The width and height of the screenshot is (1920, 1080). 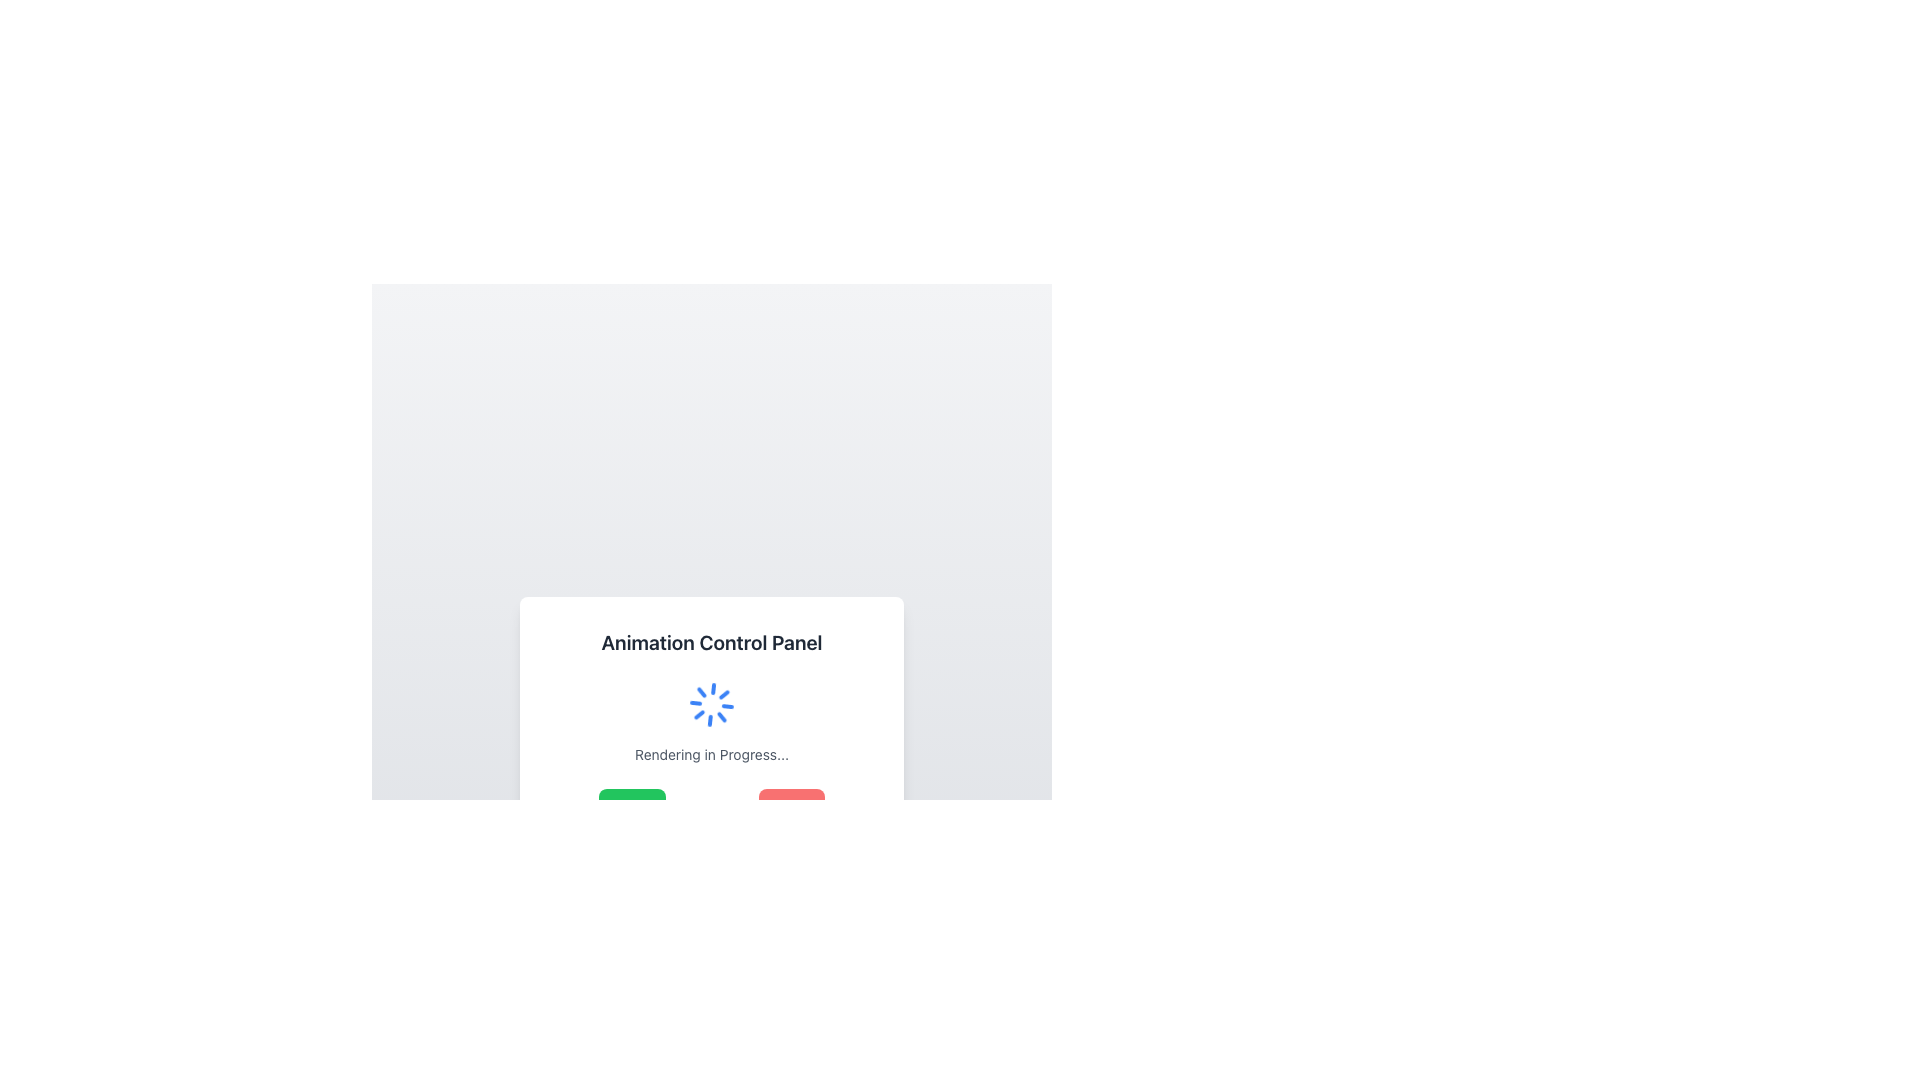 What do you see at coordinates (791, 807) in the screenshot?
I see `the 'Stop' button, which is a rectangular button with a red background and white text` at bounding box center [791, 807].